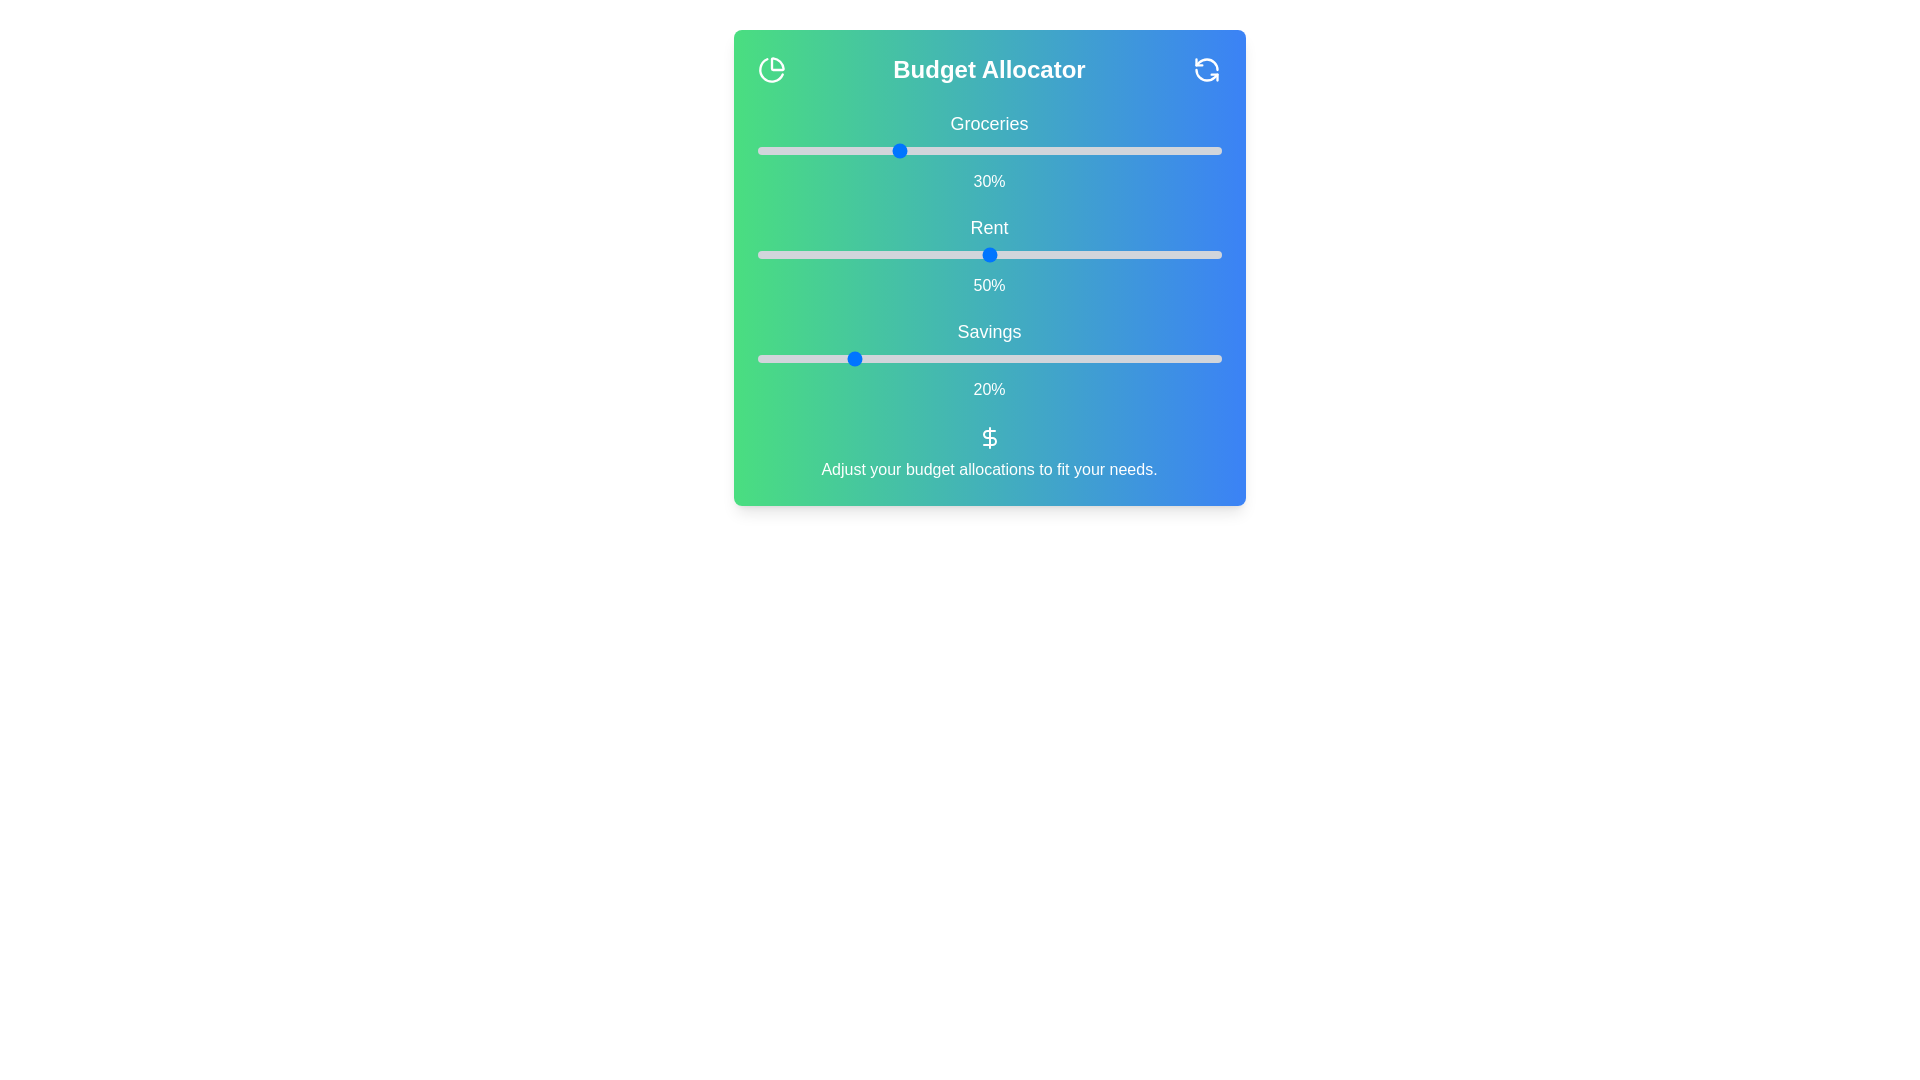 The image size is (1920, 1080). Describe the element at coordinates (1205, 68) in the screenshot. I see `the reset button to reset the budget allocations` at that location.